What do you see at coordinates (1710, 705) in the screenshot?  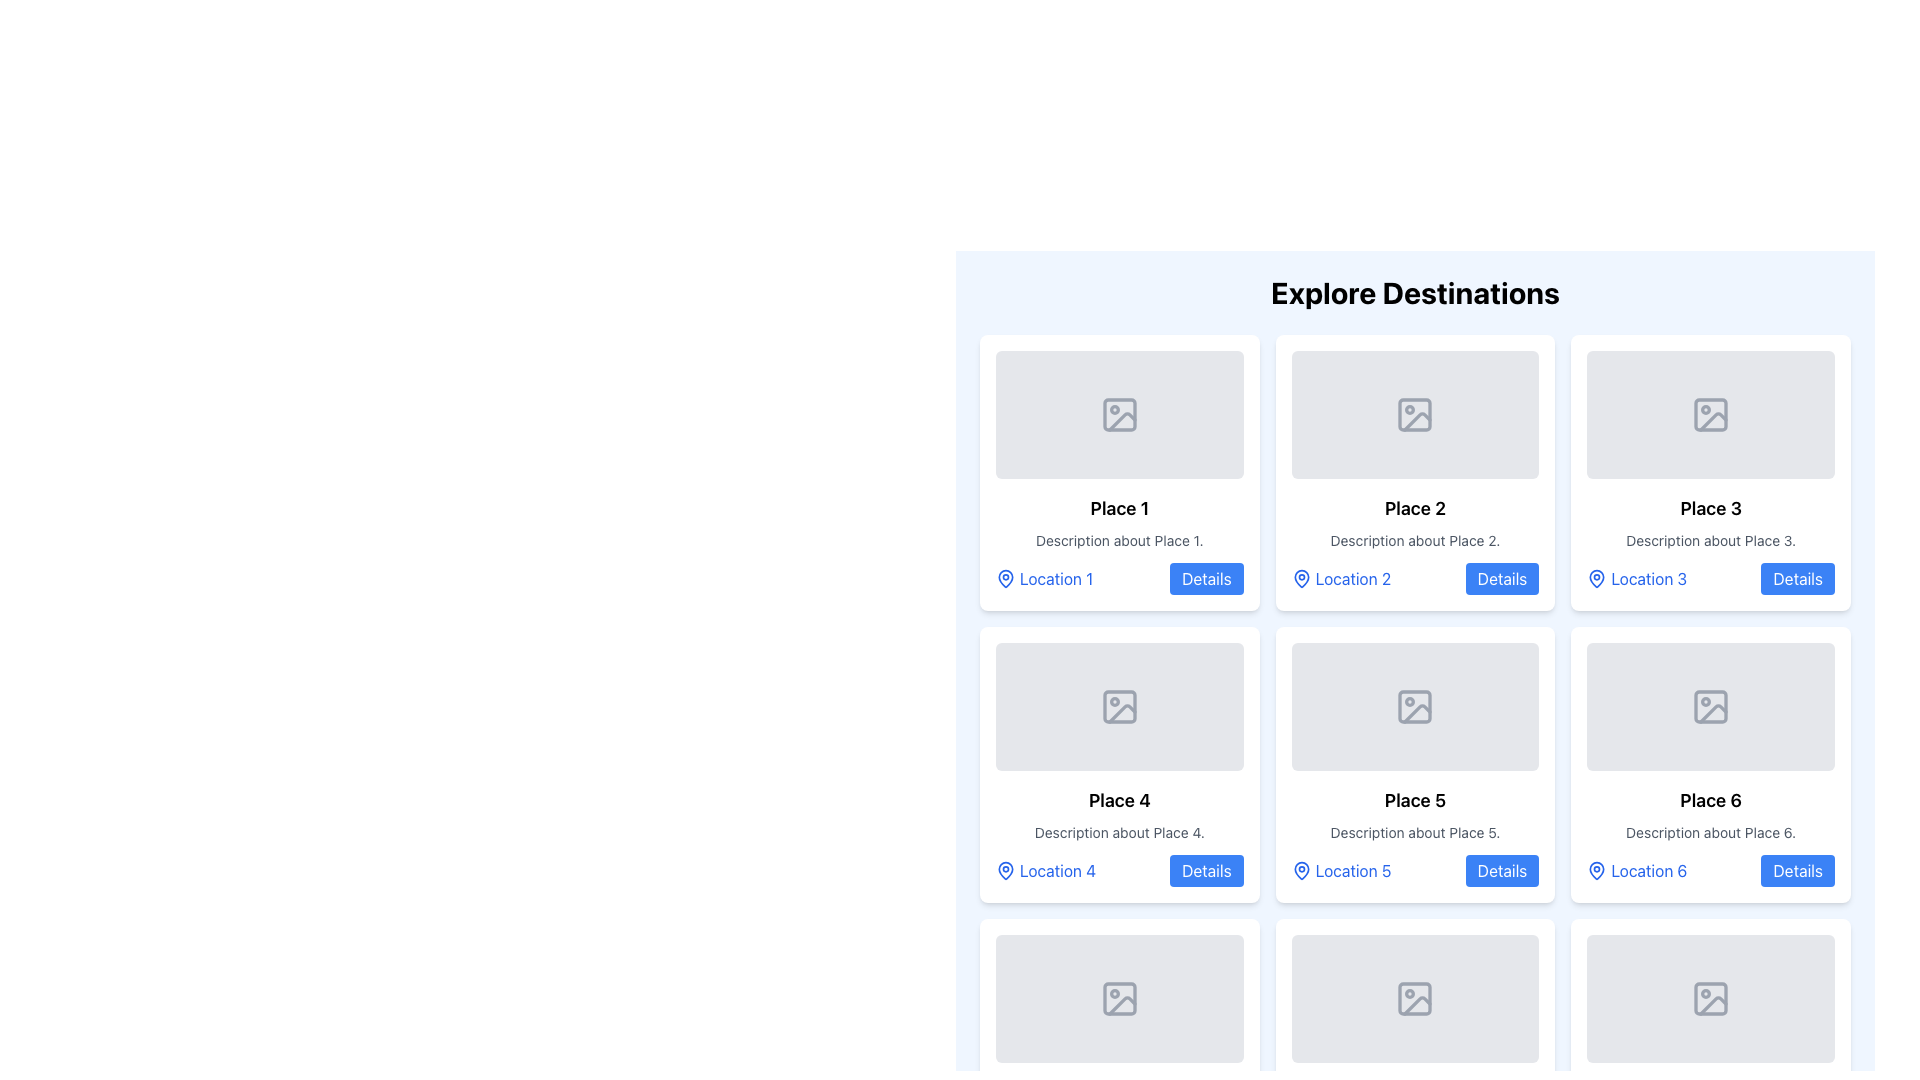 I see `the image placeholder for 'Place 6', which is positioned at the top of its card and serves as the primary visual element` at bounding box center [1710, 705].